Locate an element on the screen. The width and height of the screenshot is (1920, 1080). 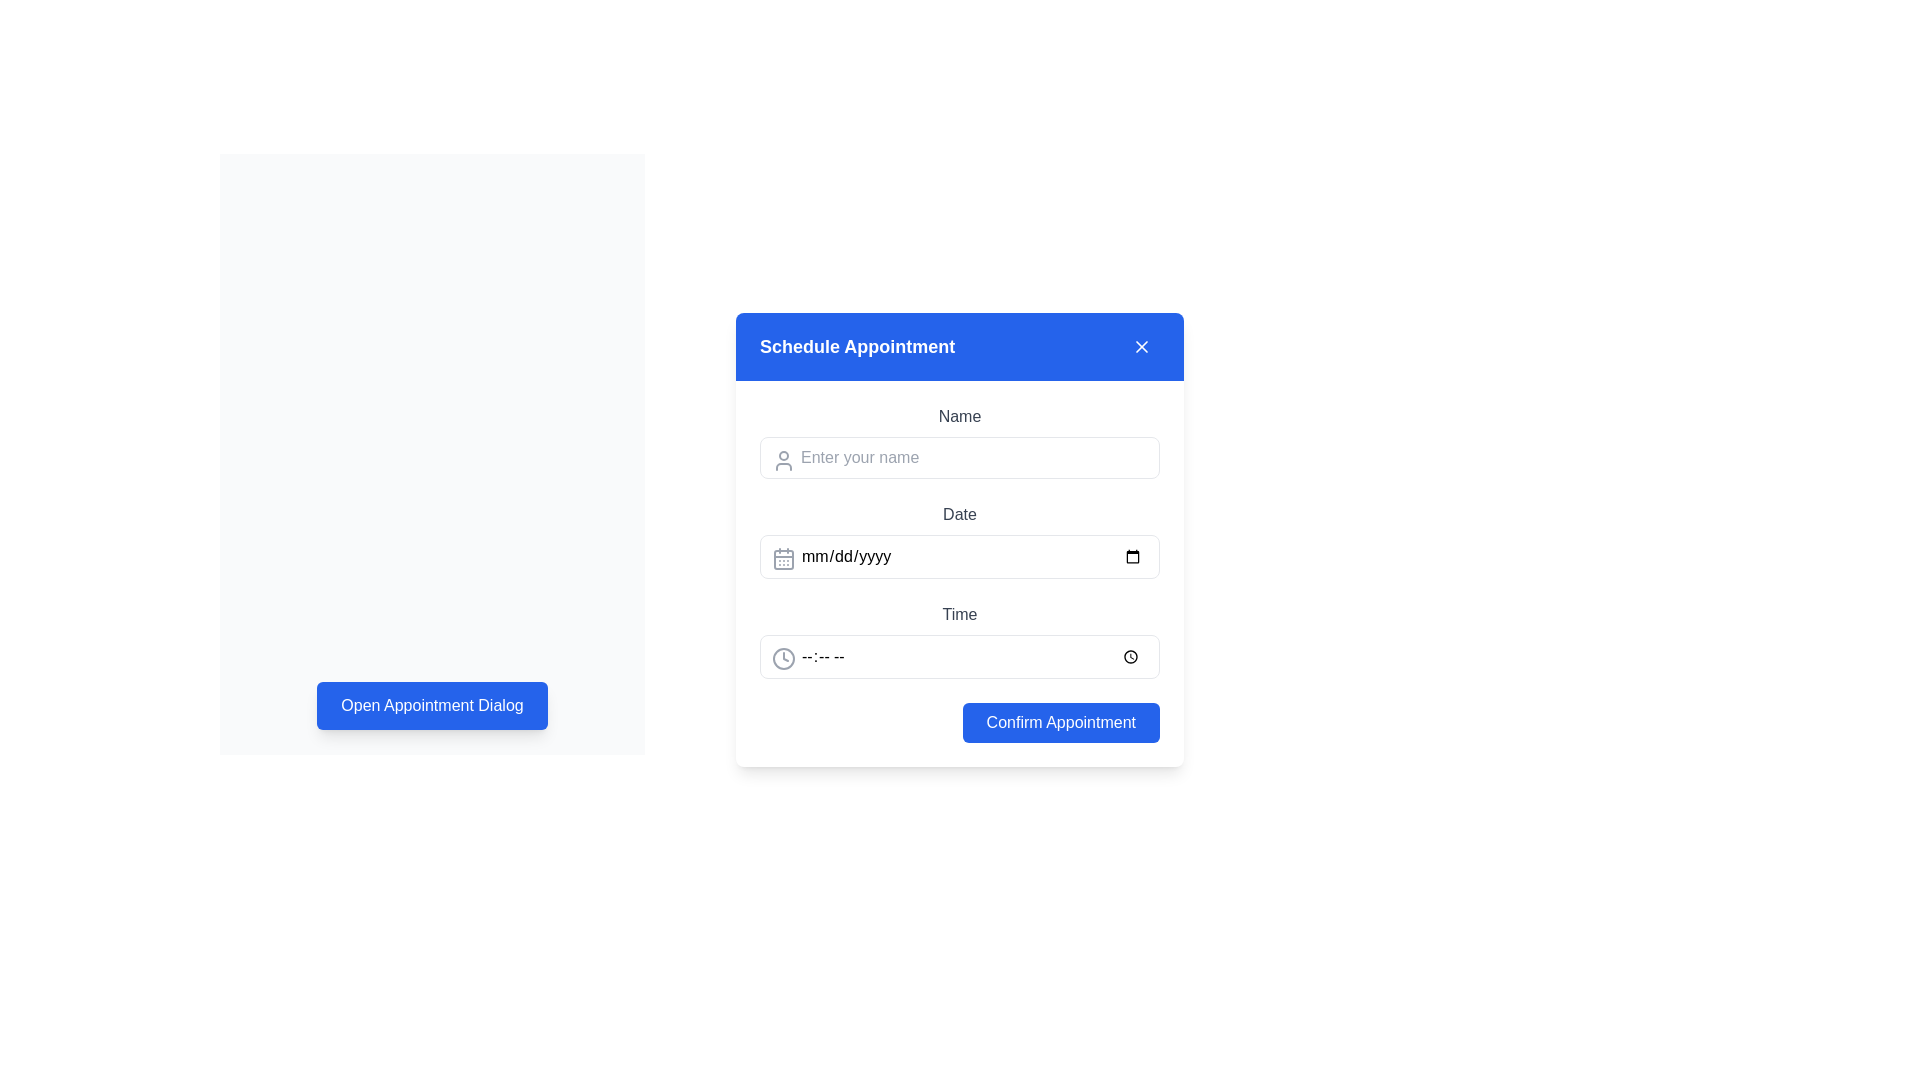
the calendar icon located to the left of the 'Date' input field in the 'Schedule Appointment' dialog box is located at coordinates (782, 559).